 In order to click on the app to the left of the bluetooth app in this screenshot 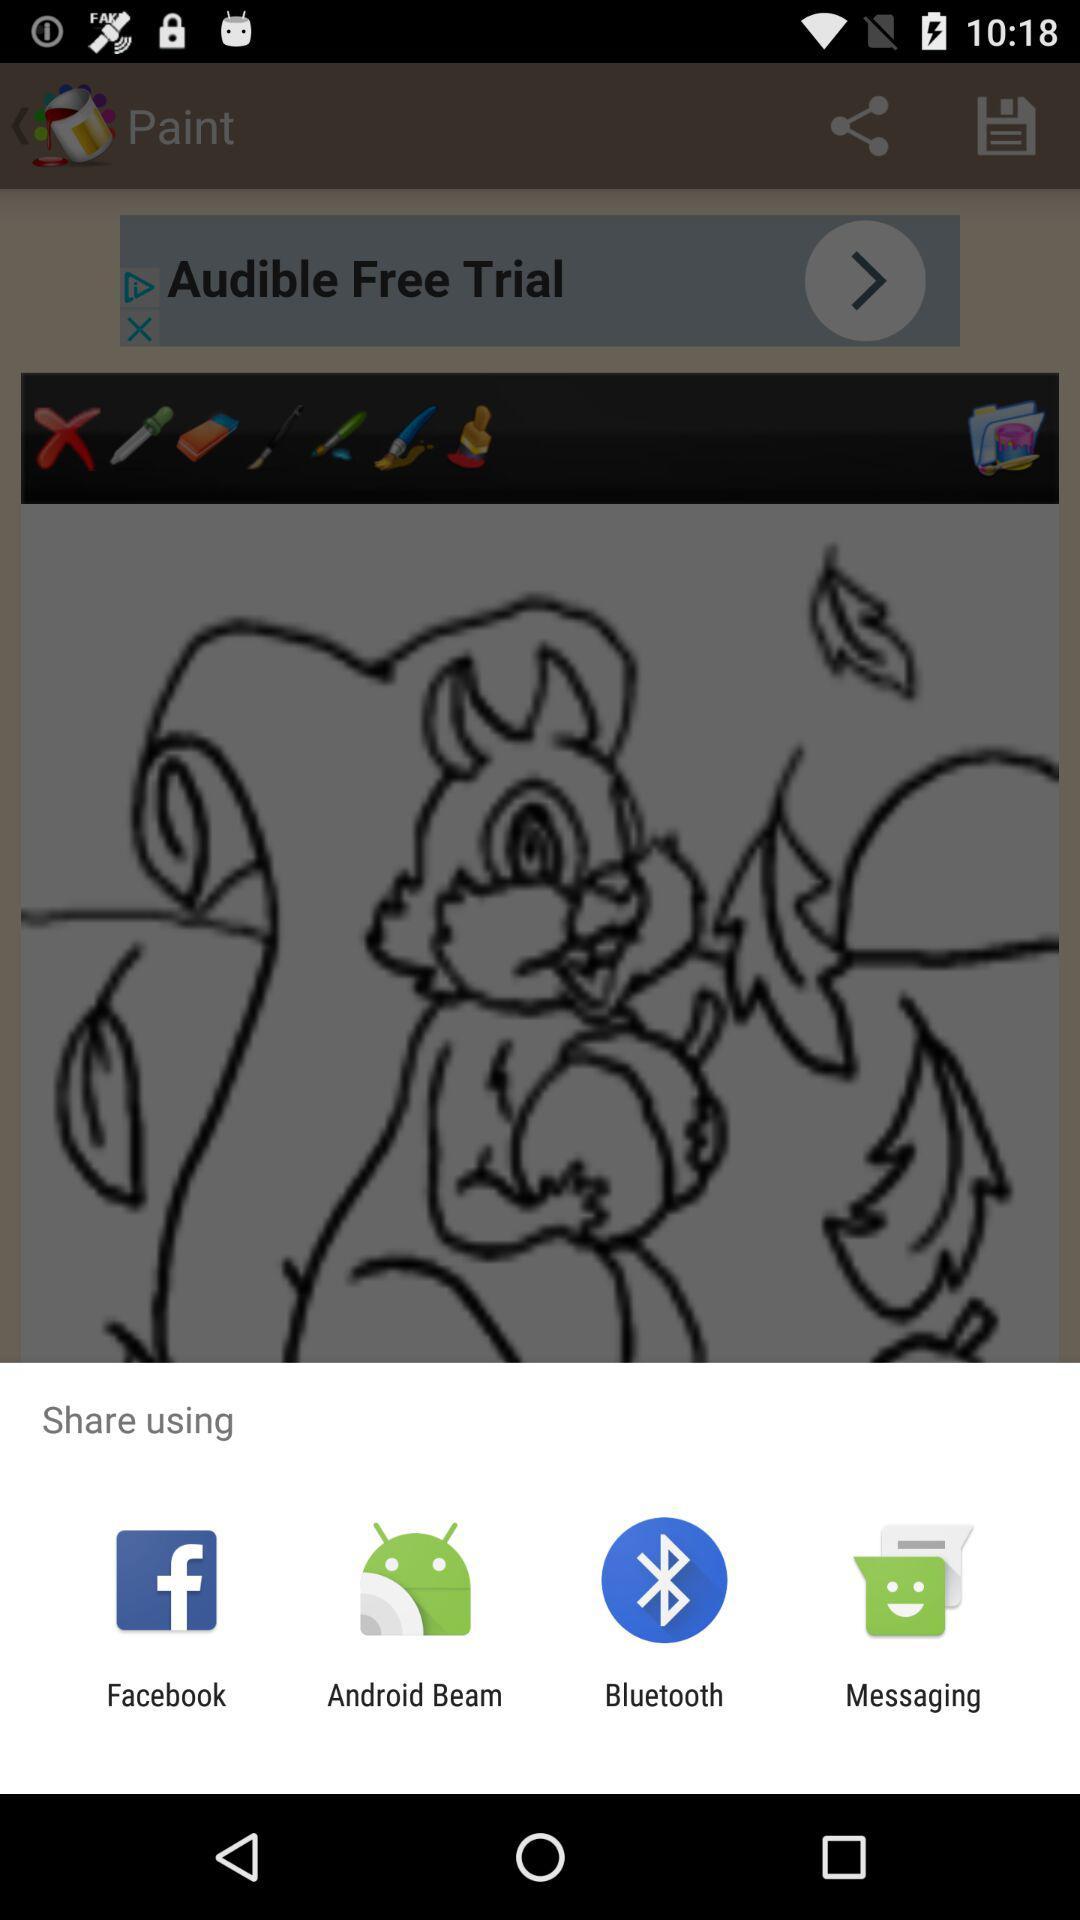, I will do `click(414, 1711)`.